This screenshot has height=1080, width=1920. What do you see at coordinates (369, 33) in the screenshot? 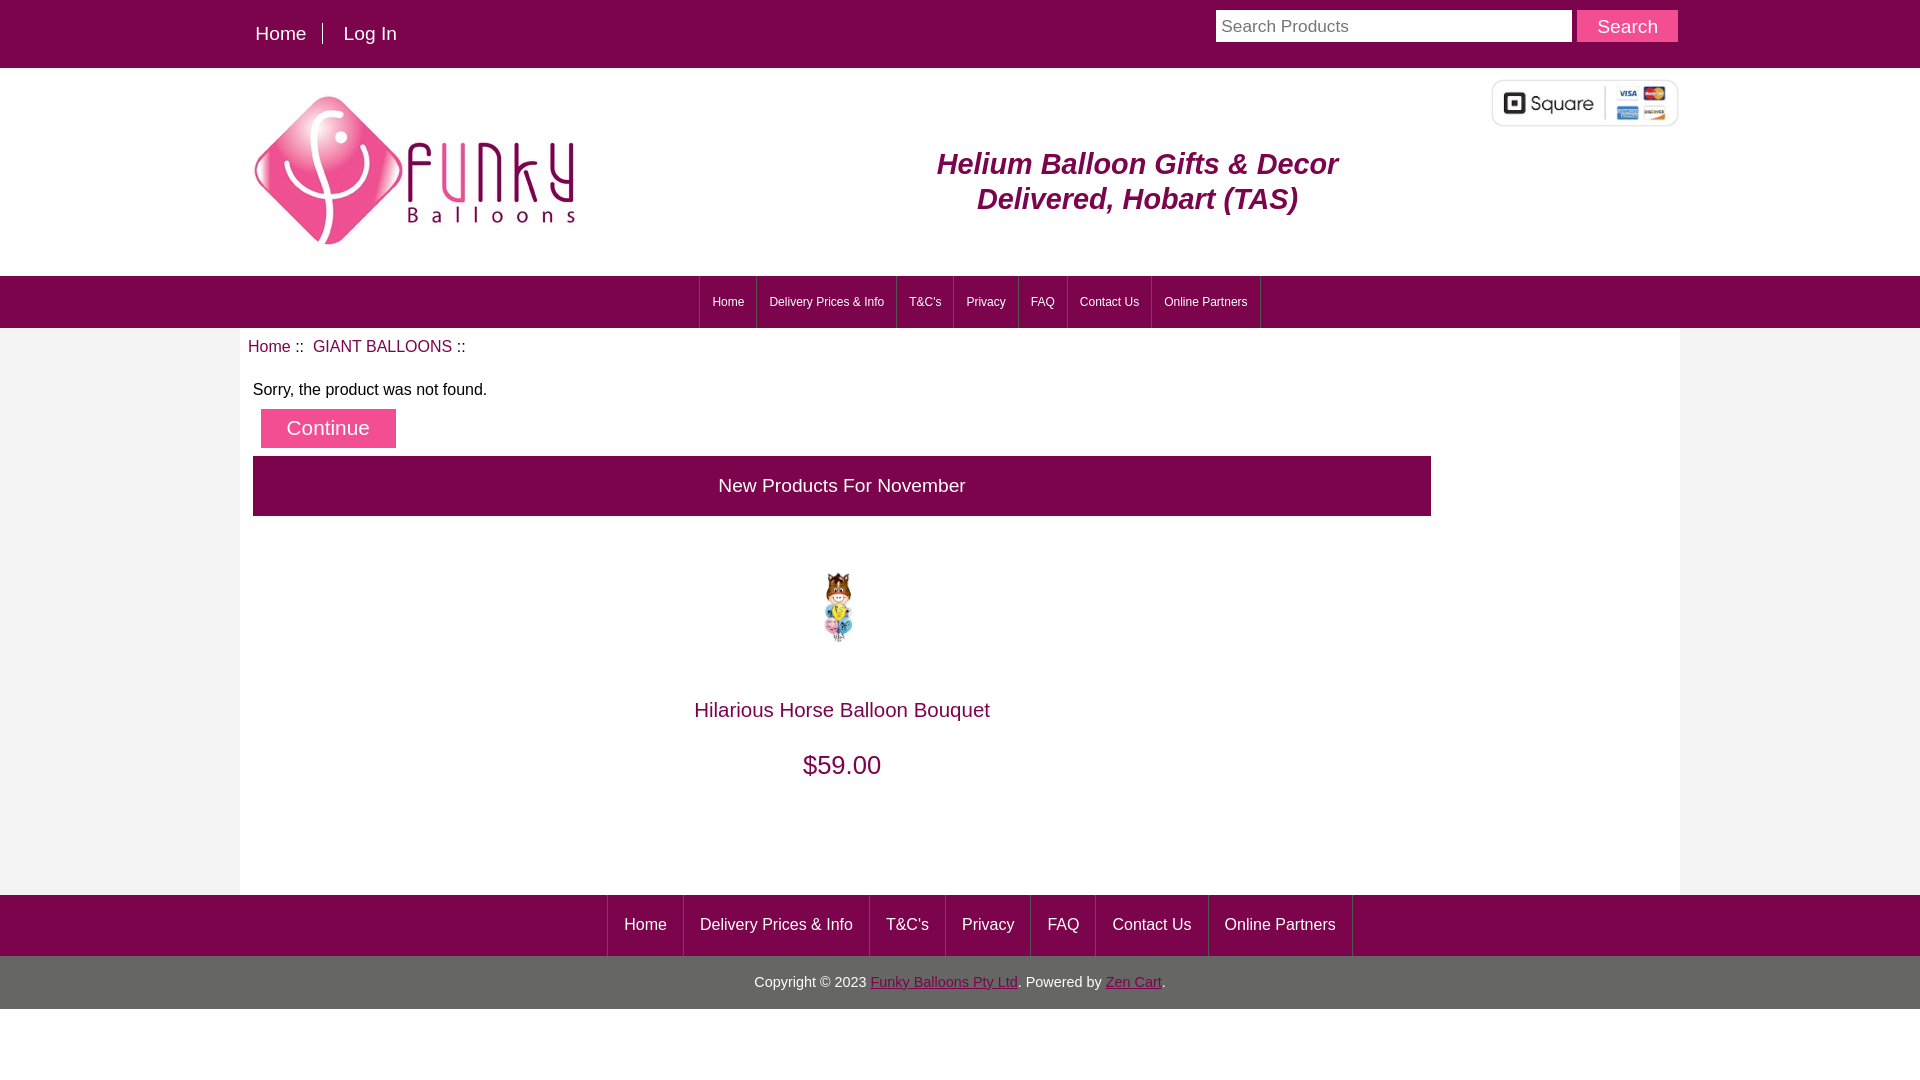
I see `'Log In'` at bounding box center [369, 33].